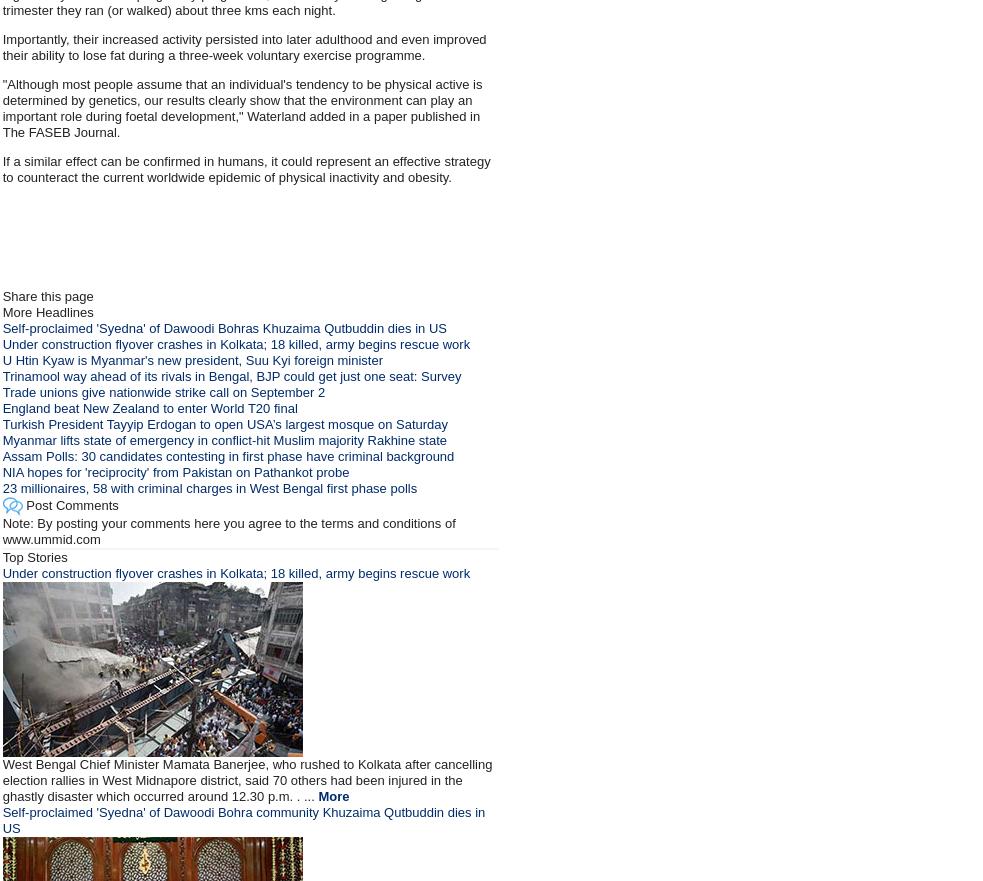 The width and height of the screenshot is (983, 881). What do you see at coordinates (0, 312) in the screenshot?
I see `'More Headlines'` at bounding box center [0, 312].